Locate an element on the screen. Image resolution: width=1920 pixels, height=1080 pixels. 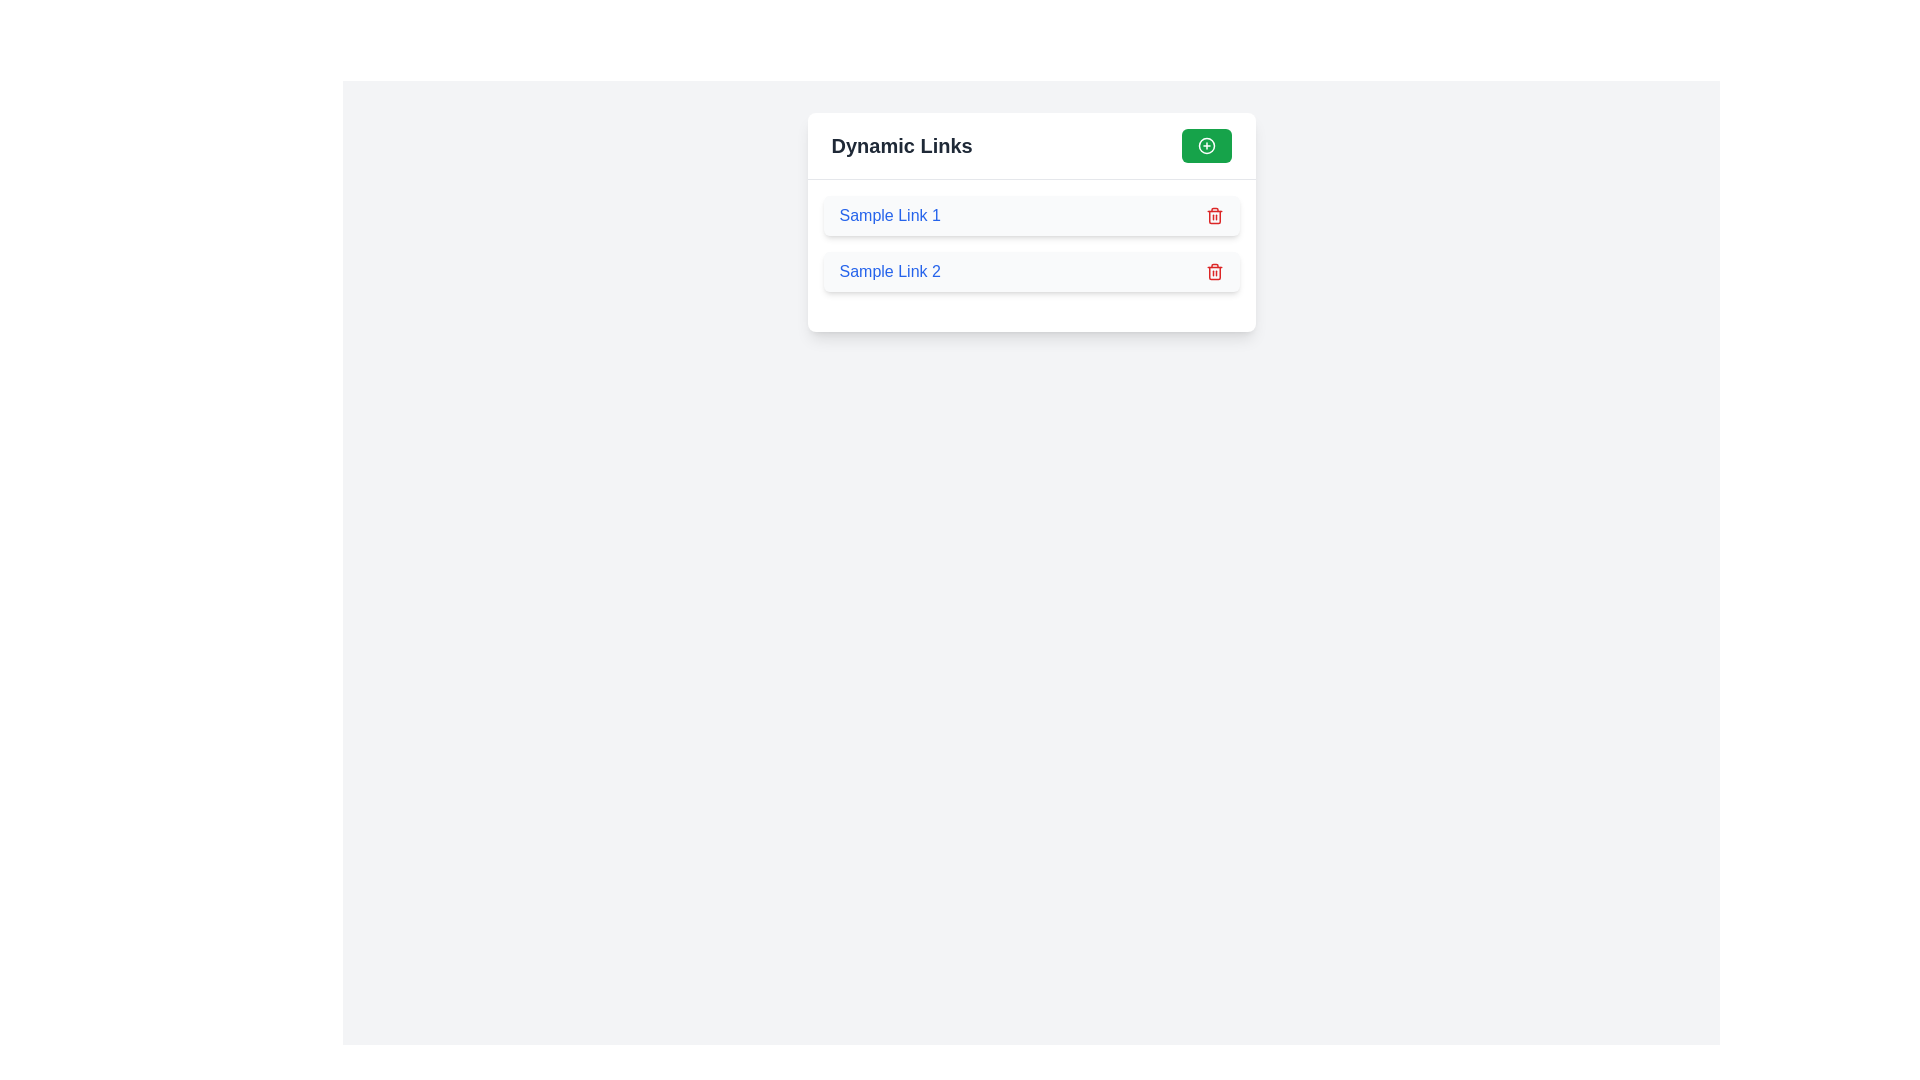
the green square button located at the top-right corner, adjacent to the title 'Dynamic Links', which contains the decorative icon is located at coordinates (1205, 145).